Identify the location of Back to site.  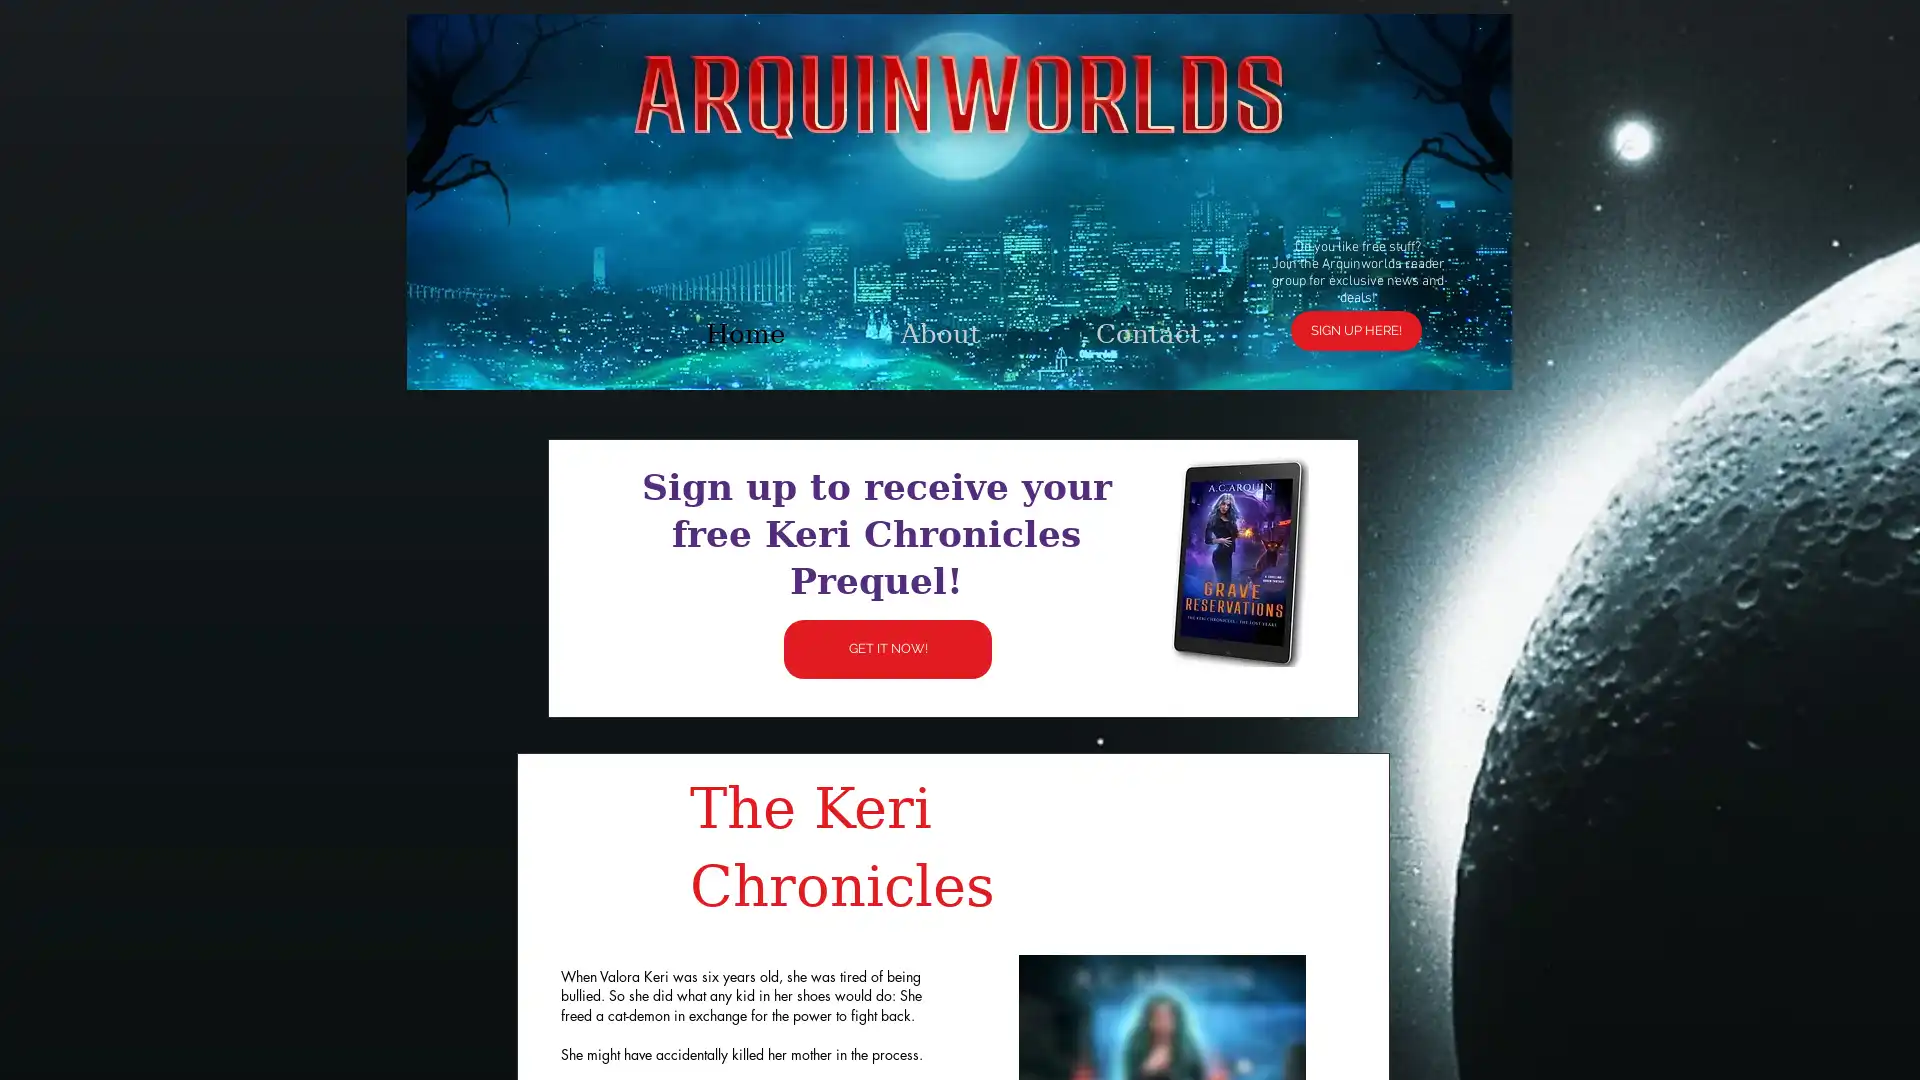
(1256, 301).